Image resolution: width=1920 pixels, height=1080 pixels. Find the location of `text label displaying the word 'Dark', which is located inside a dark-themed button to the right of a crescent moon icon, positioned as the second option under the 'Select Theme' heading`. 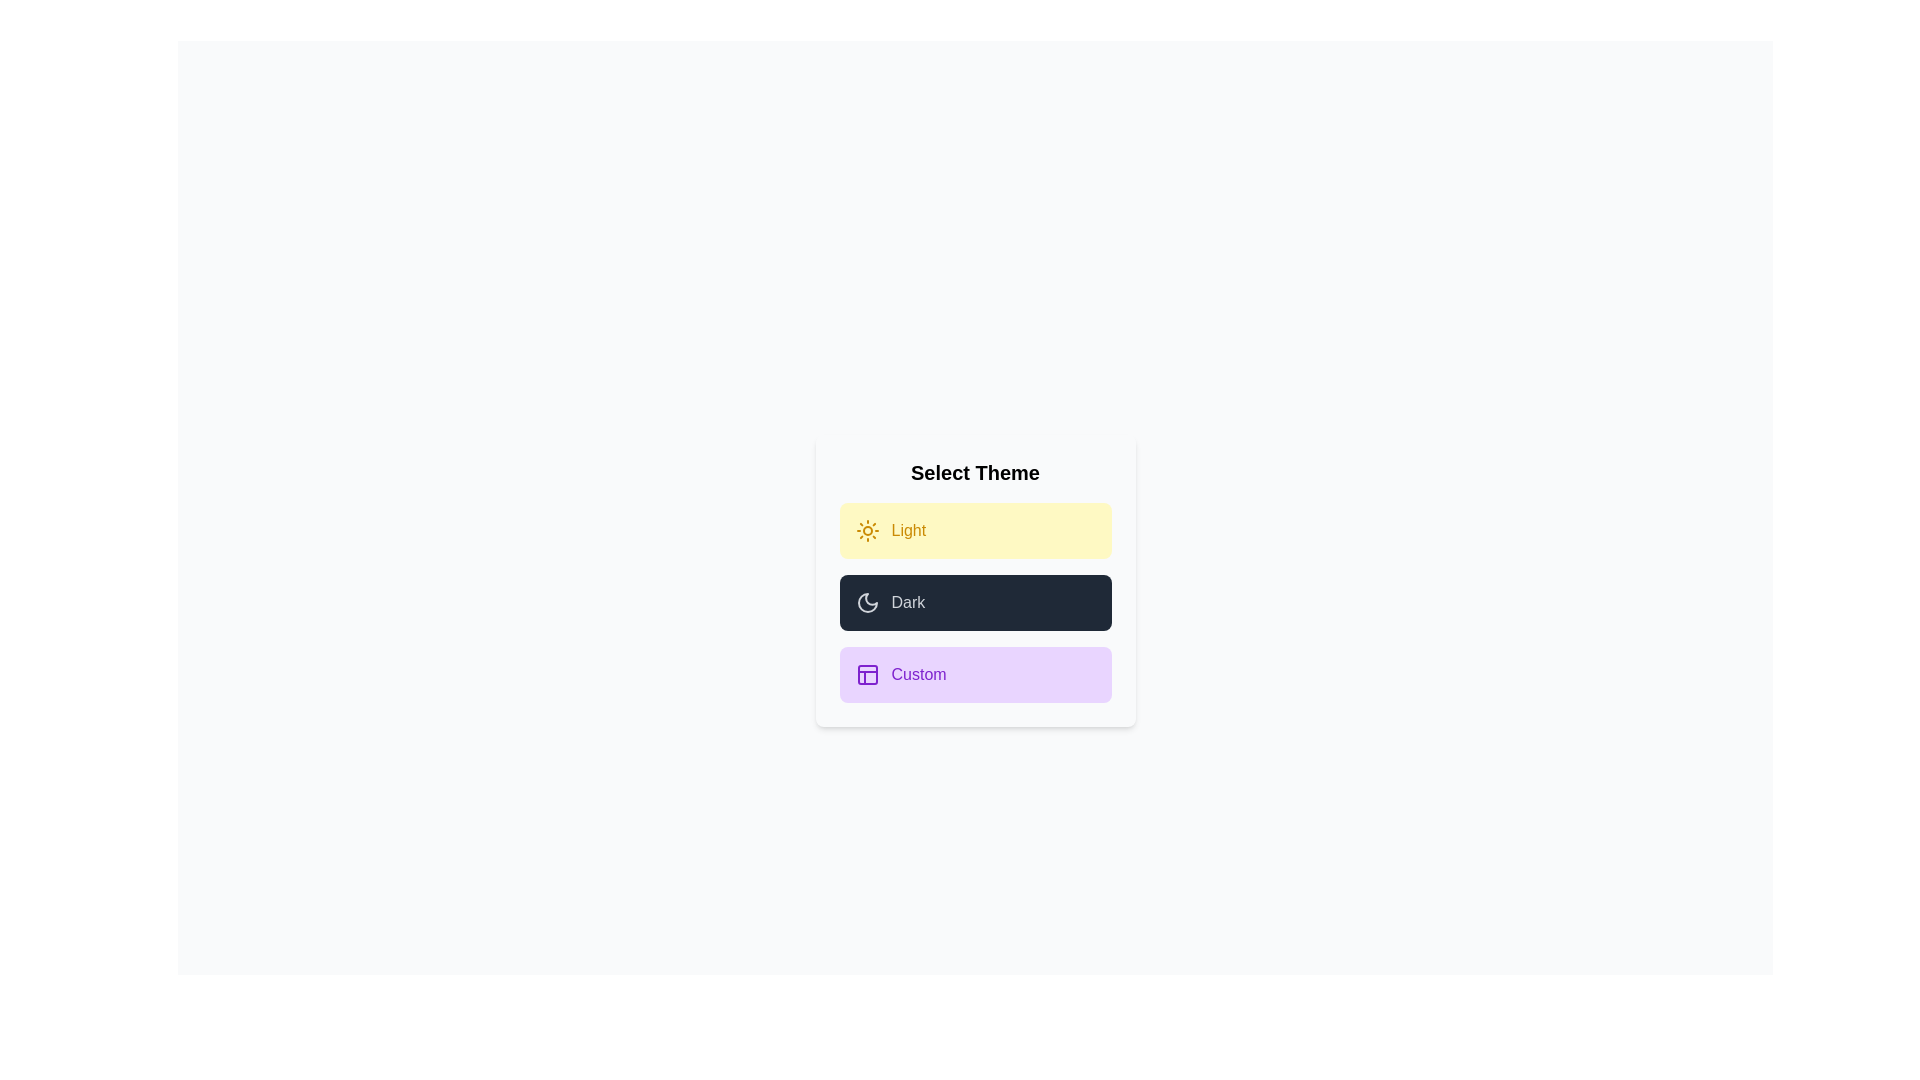

text label displaying the word 'Dark', which is located inside a dark-themed button to the right of a crescent moon icon, positioned as the second option under the 'Select Theme' heading is located at coordinates (907, 601).